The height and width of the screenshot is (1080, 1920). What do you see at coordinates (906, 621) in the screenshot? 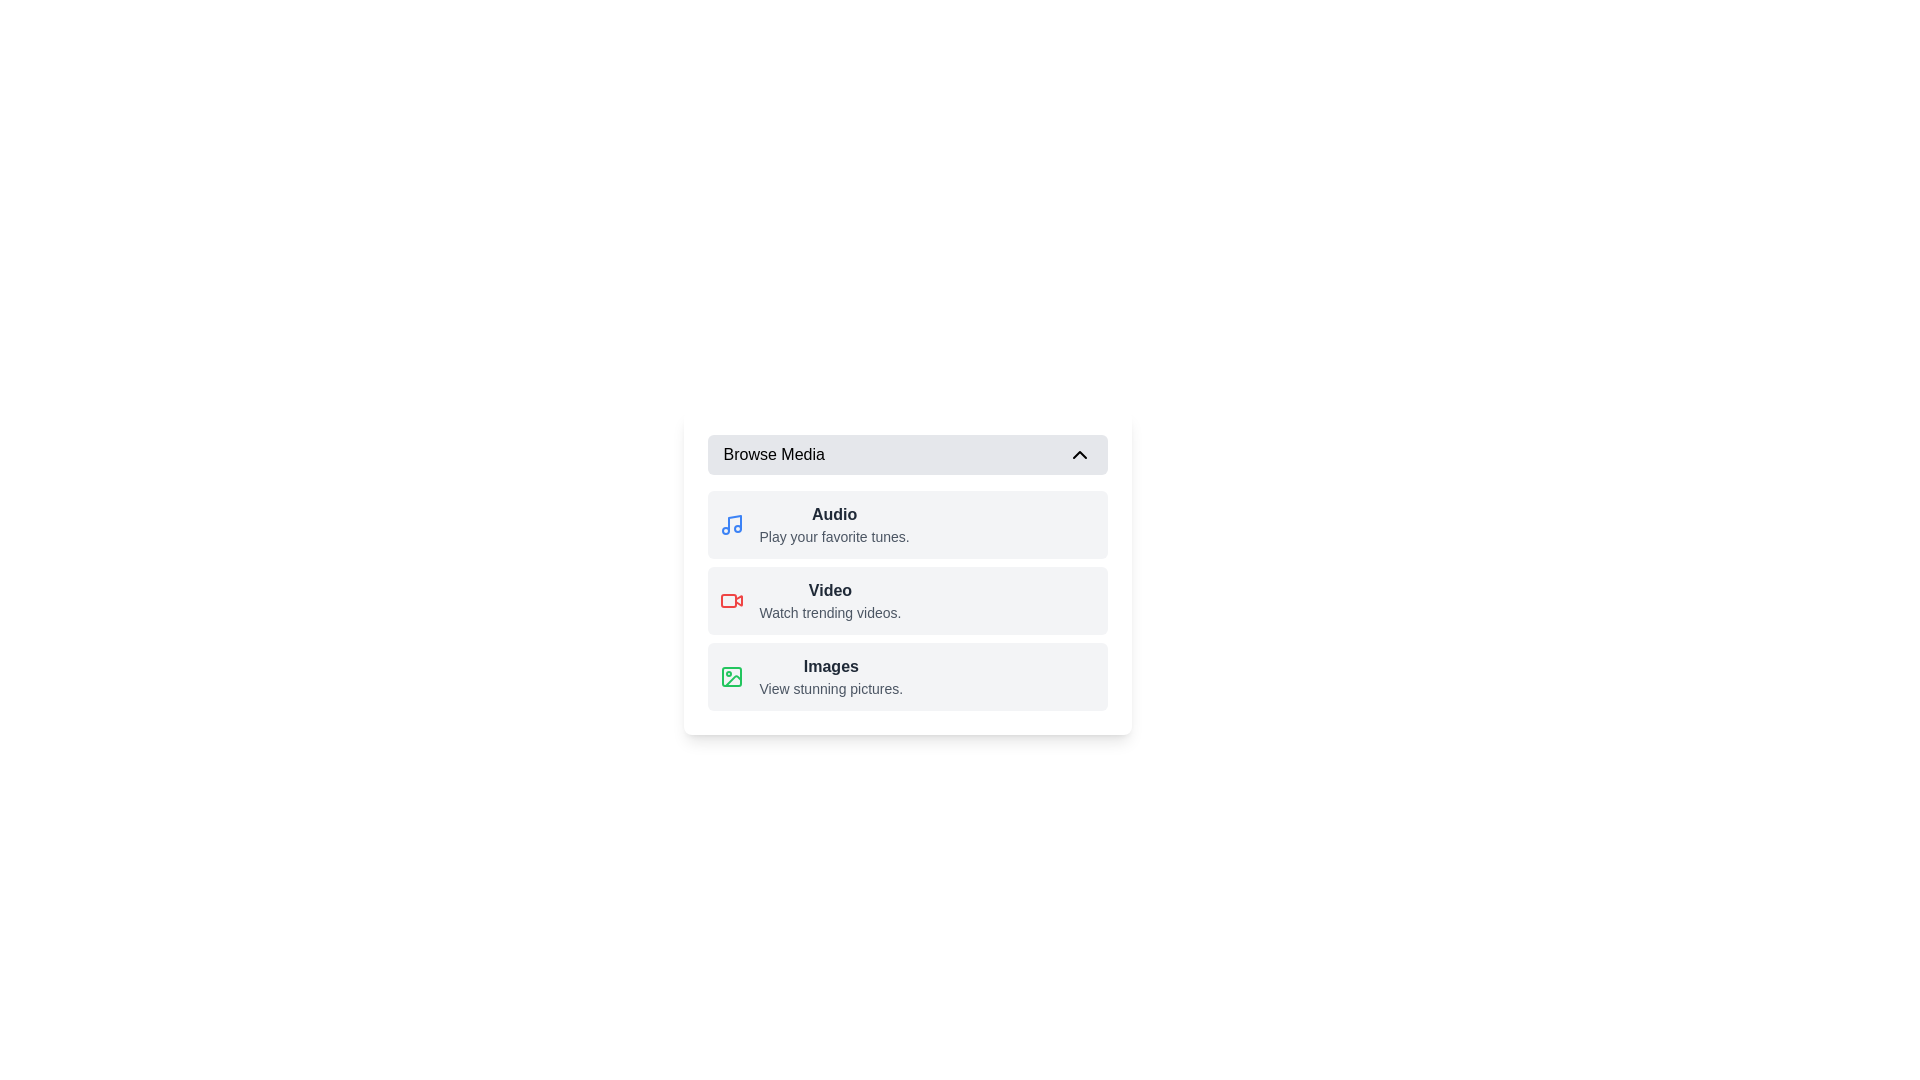
I see `the second menu item in the 'Browse Media' box` at bounding box center [906, 621].